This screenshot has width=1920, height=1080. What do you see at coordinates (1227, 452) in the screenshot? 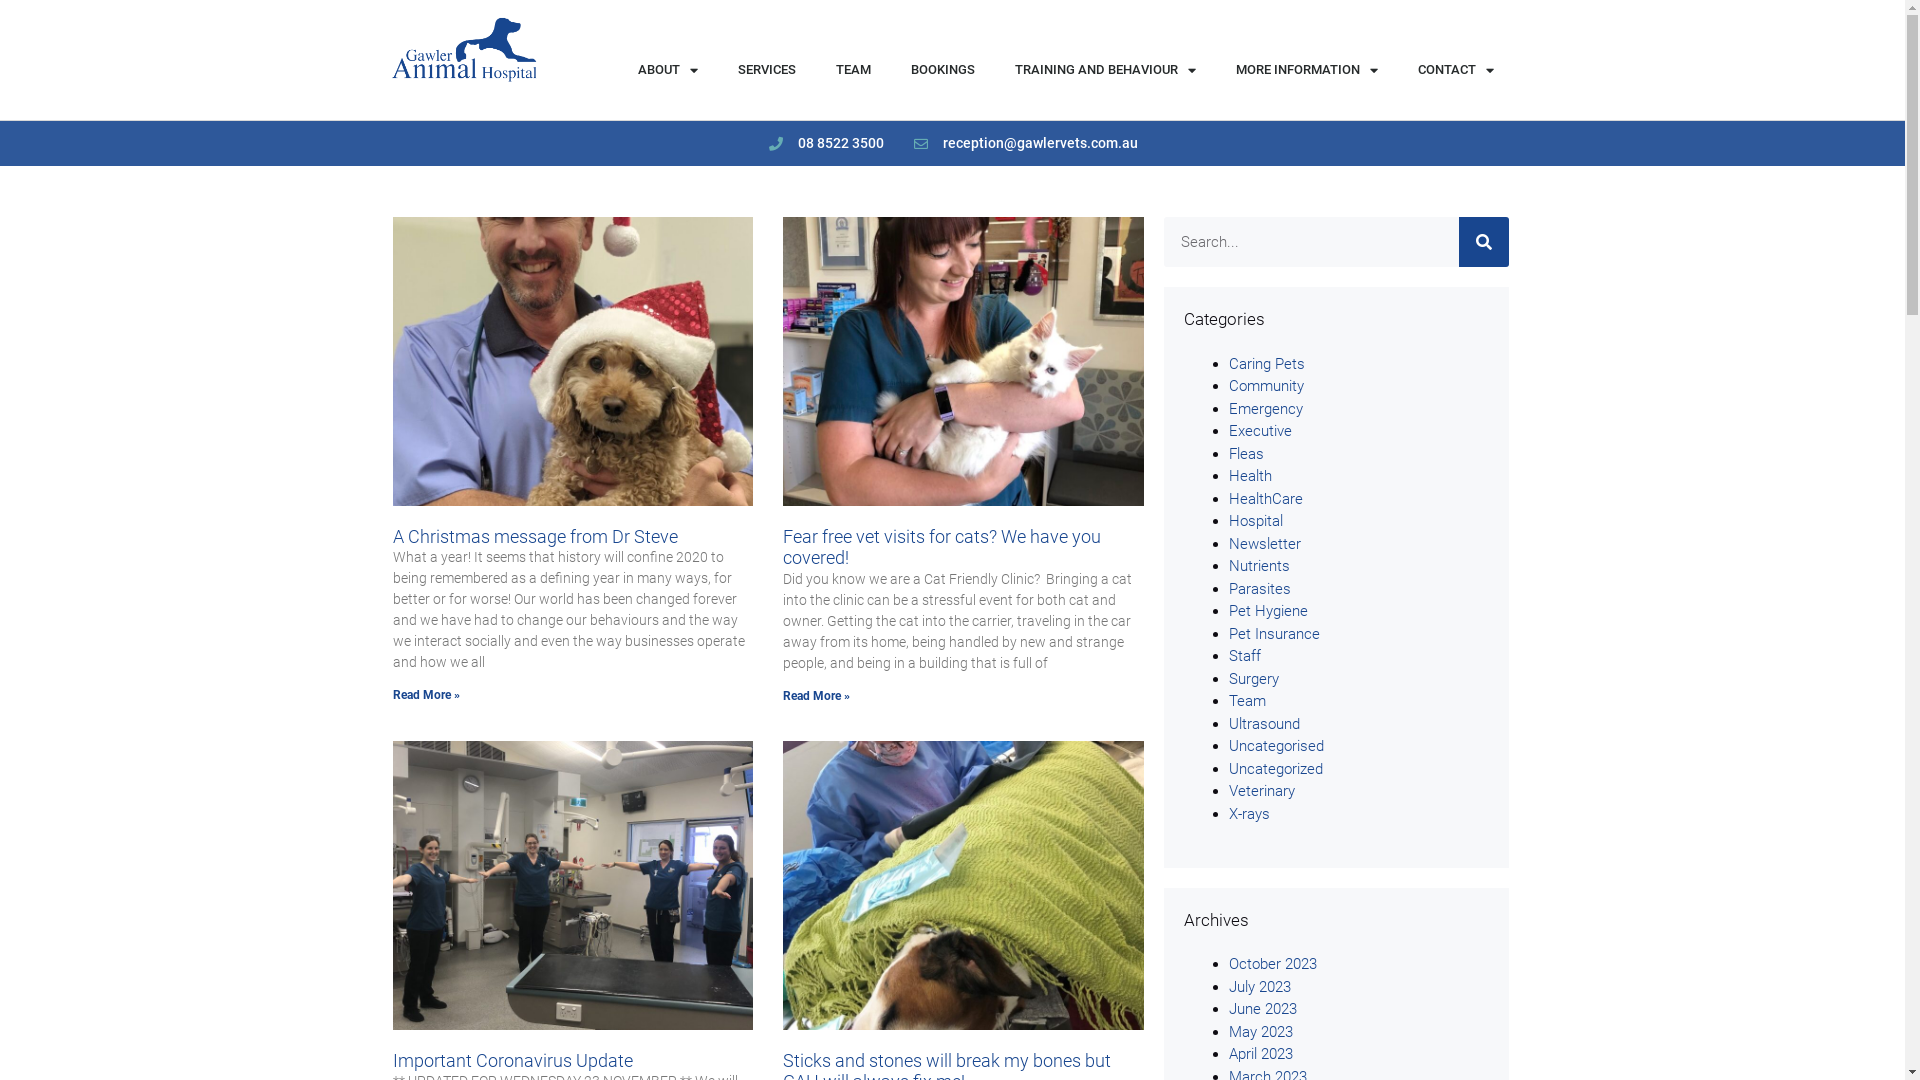
I see `'Fleas'` at bounding box center [1227, 452].